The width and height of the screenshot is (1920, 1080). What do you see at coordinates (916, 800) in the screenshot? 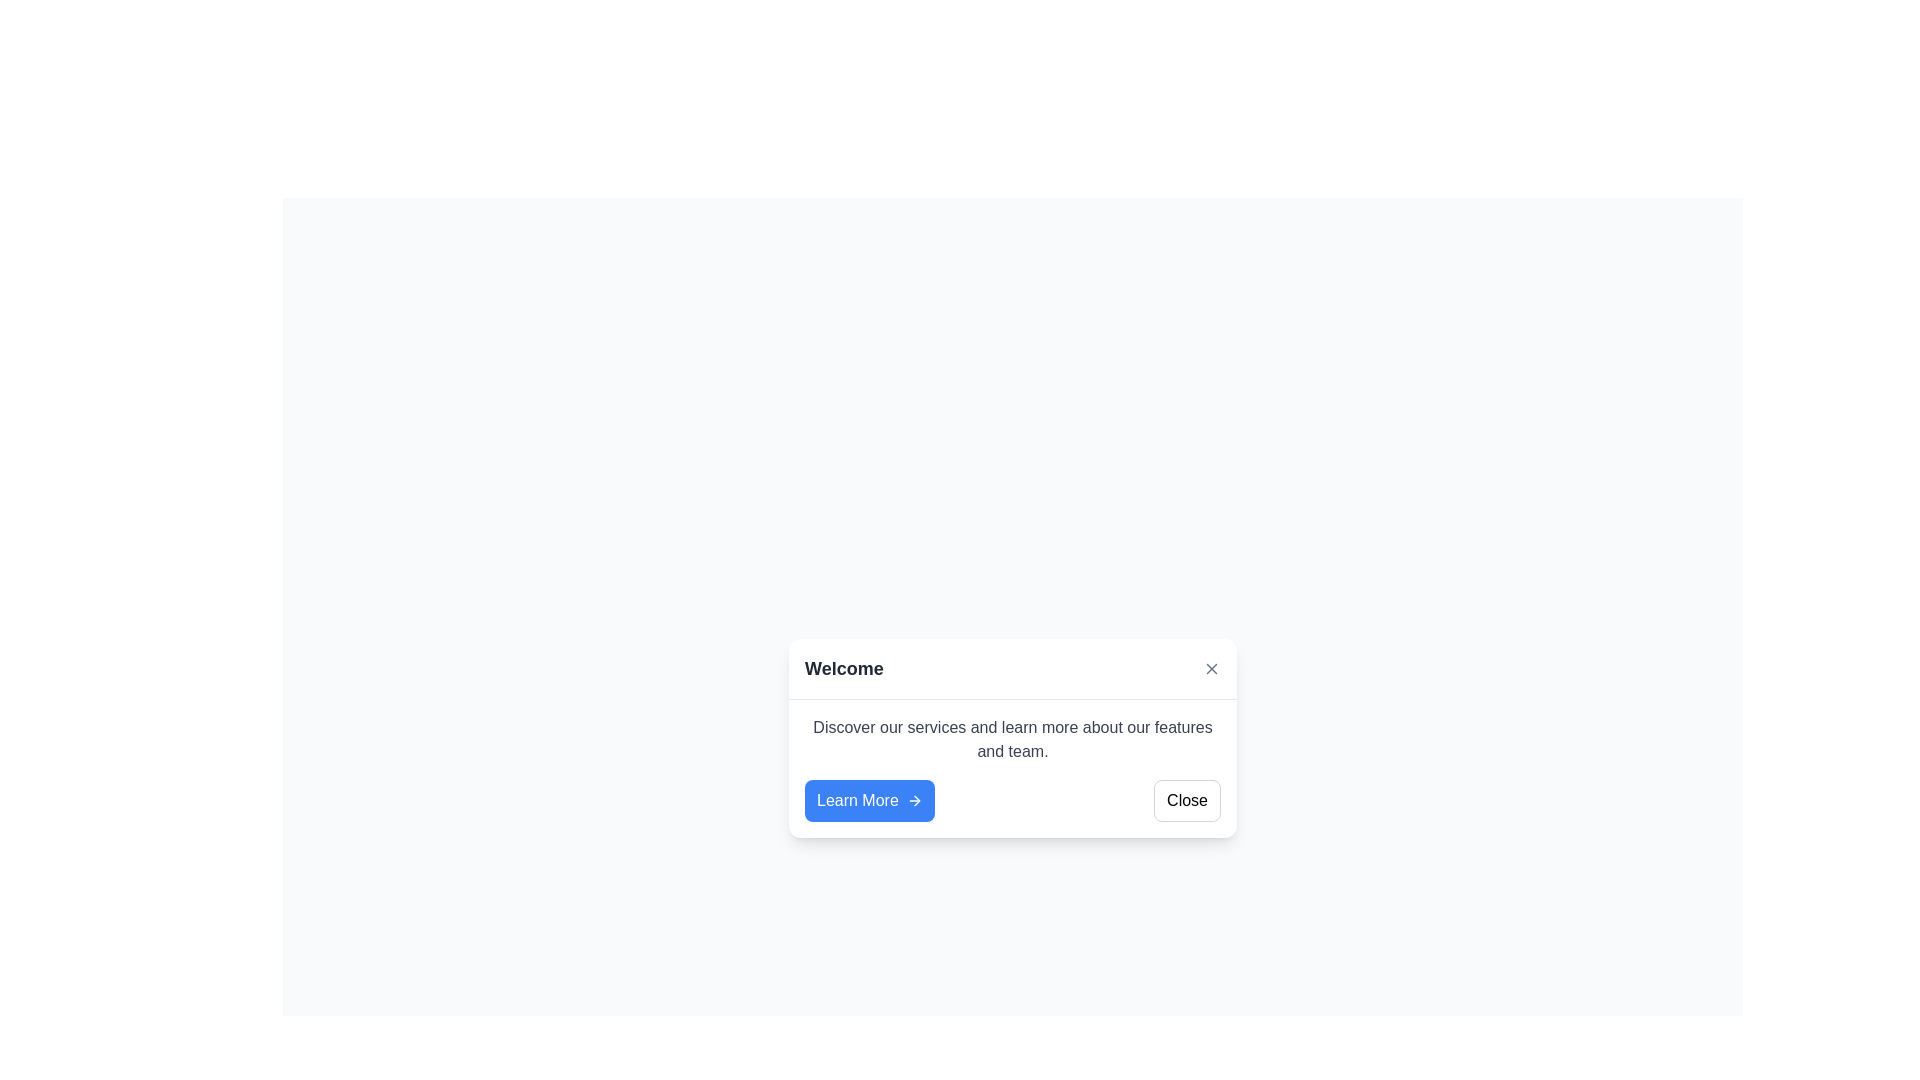
I see `the decorative arrow icon located to the right of the 'Learn More' button, which serves as a visual cue for additional navigation` at bounding box center [916, 800].